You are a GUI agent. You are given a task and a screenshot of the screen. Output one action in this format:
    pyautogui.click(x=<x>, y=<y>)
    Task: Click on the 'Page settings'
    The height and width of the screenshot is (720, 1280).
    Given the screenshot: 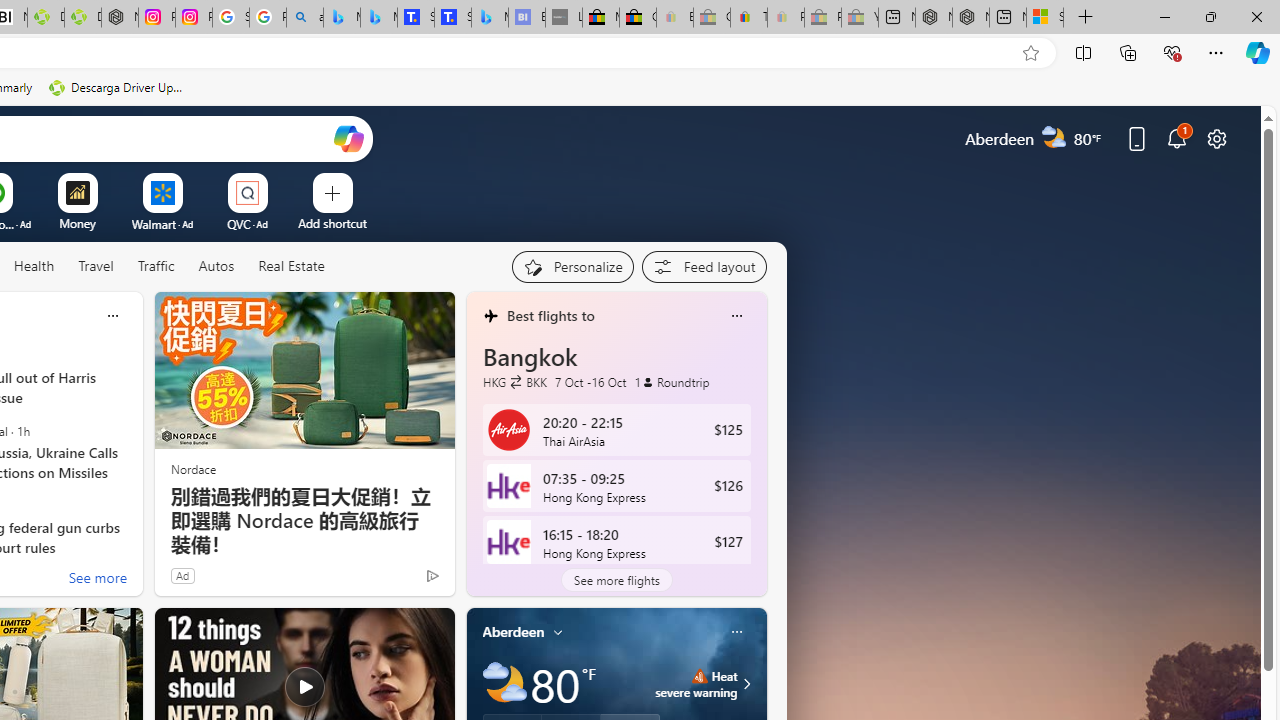 What is the action you would take?
    pyautogui.click(x=1215, y=137)
    